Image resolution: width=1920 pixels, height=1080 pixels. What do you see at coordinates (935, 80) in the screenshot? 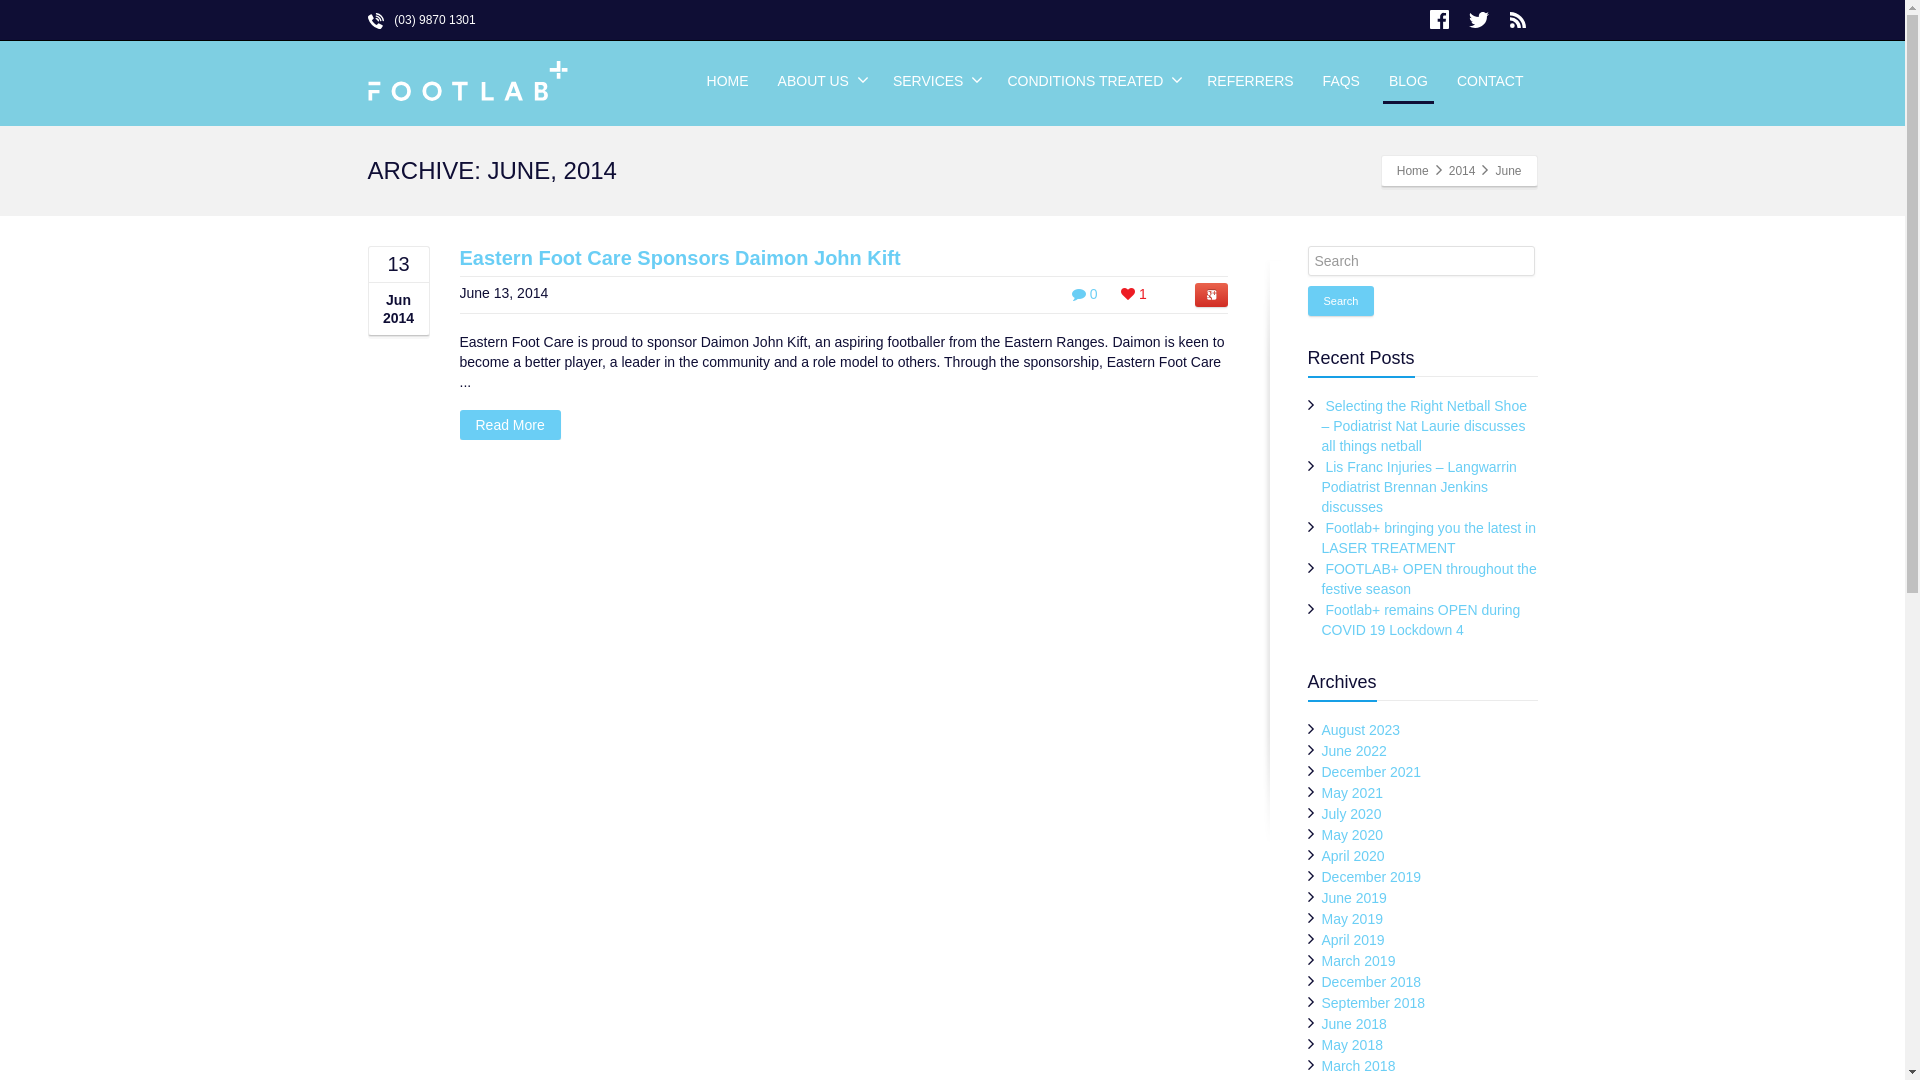
I see `'SERVICES'` at bounding box center [935, 80].